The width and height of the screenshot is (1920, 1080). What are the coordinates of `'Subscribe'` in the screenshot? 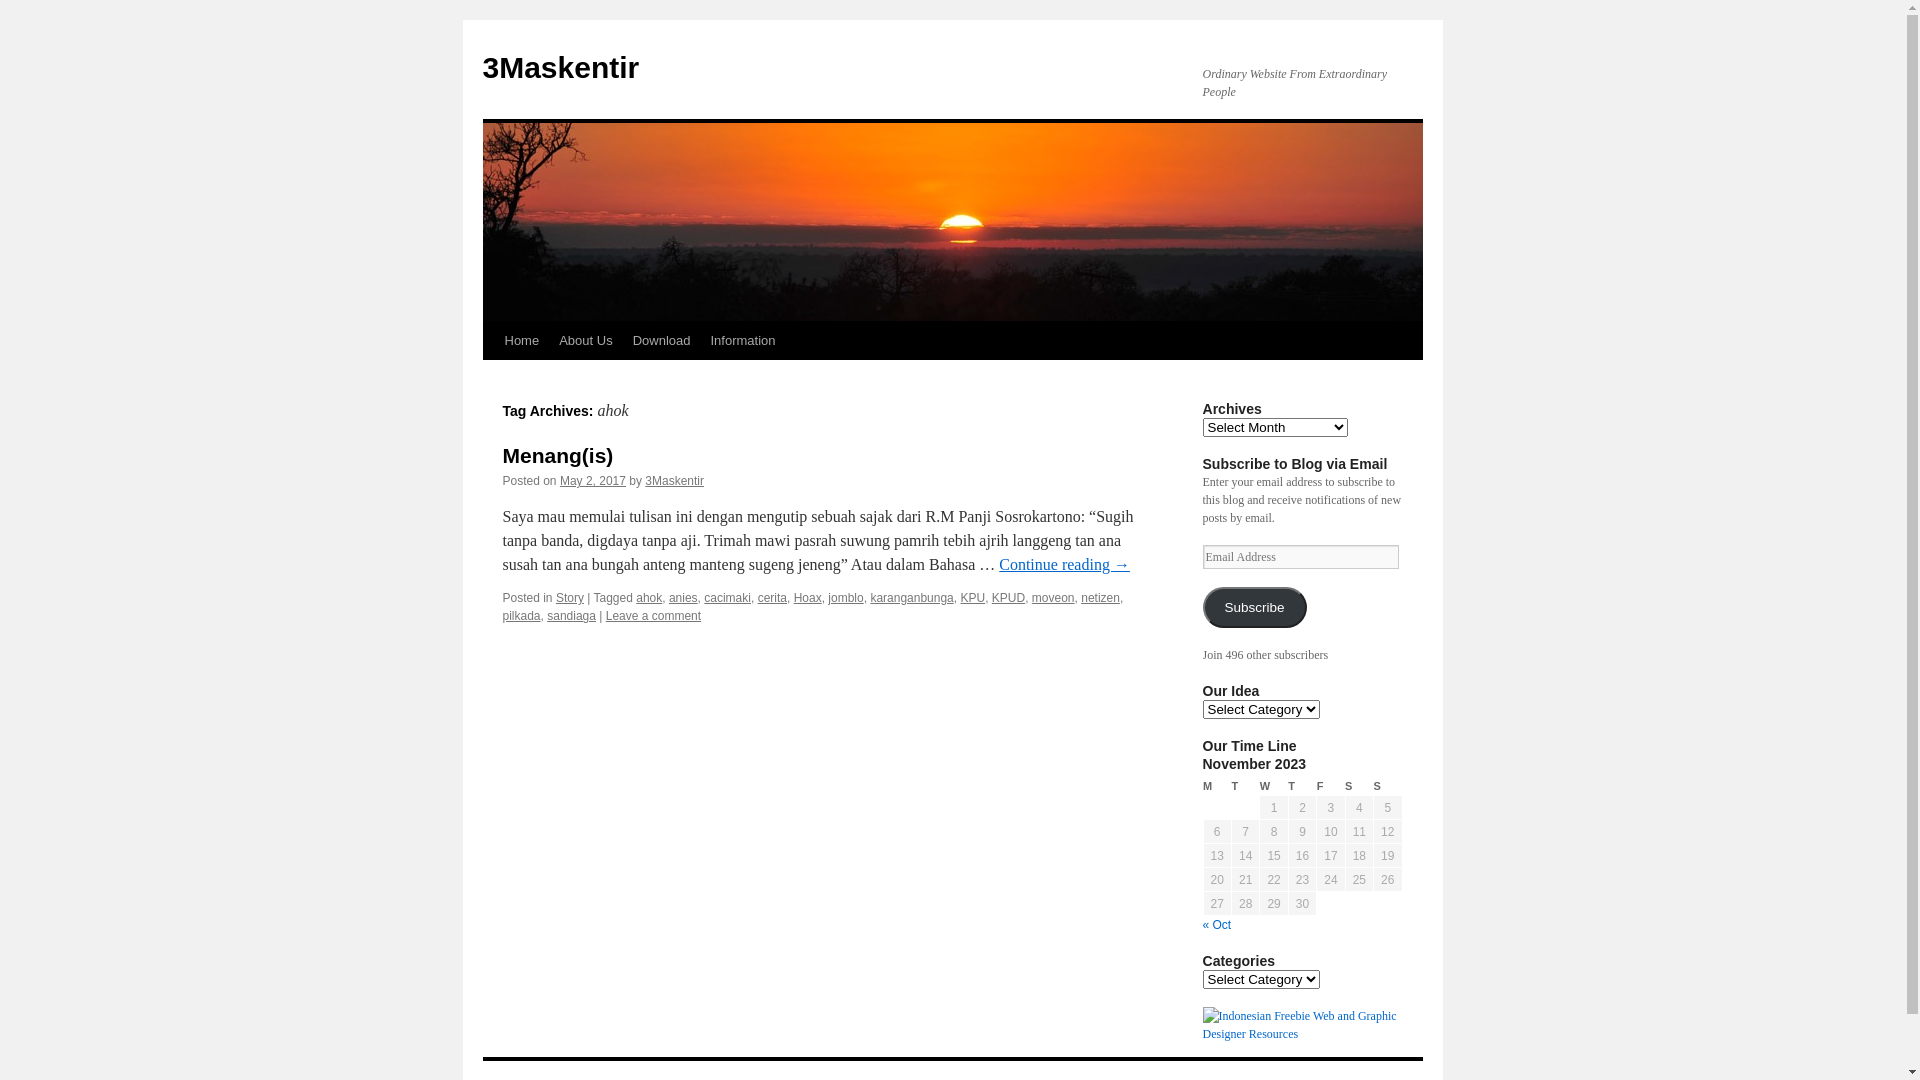 It's located at (1252, 606).